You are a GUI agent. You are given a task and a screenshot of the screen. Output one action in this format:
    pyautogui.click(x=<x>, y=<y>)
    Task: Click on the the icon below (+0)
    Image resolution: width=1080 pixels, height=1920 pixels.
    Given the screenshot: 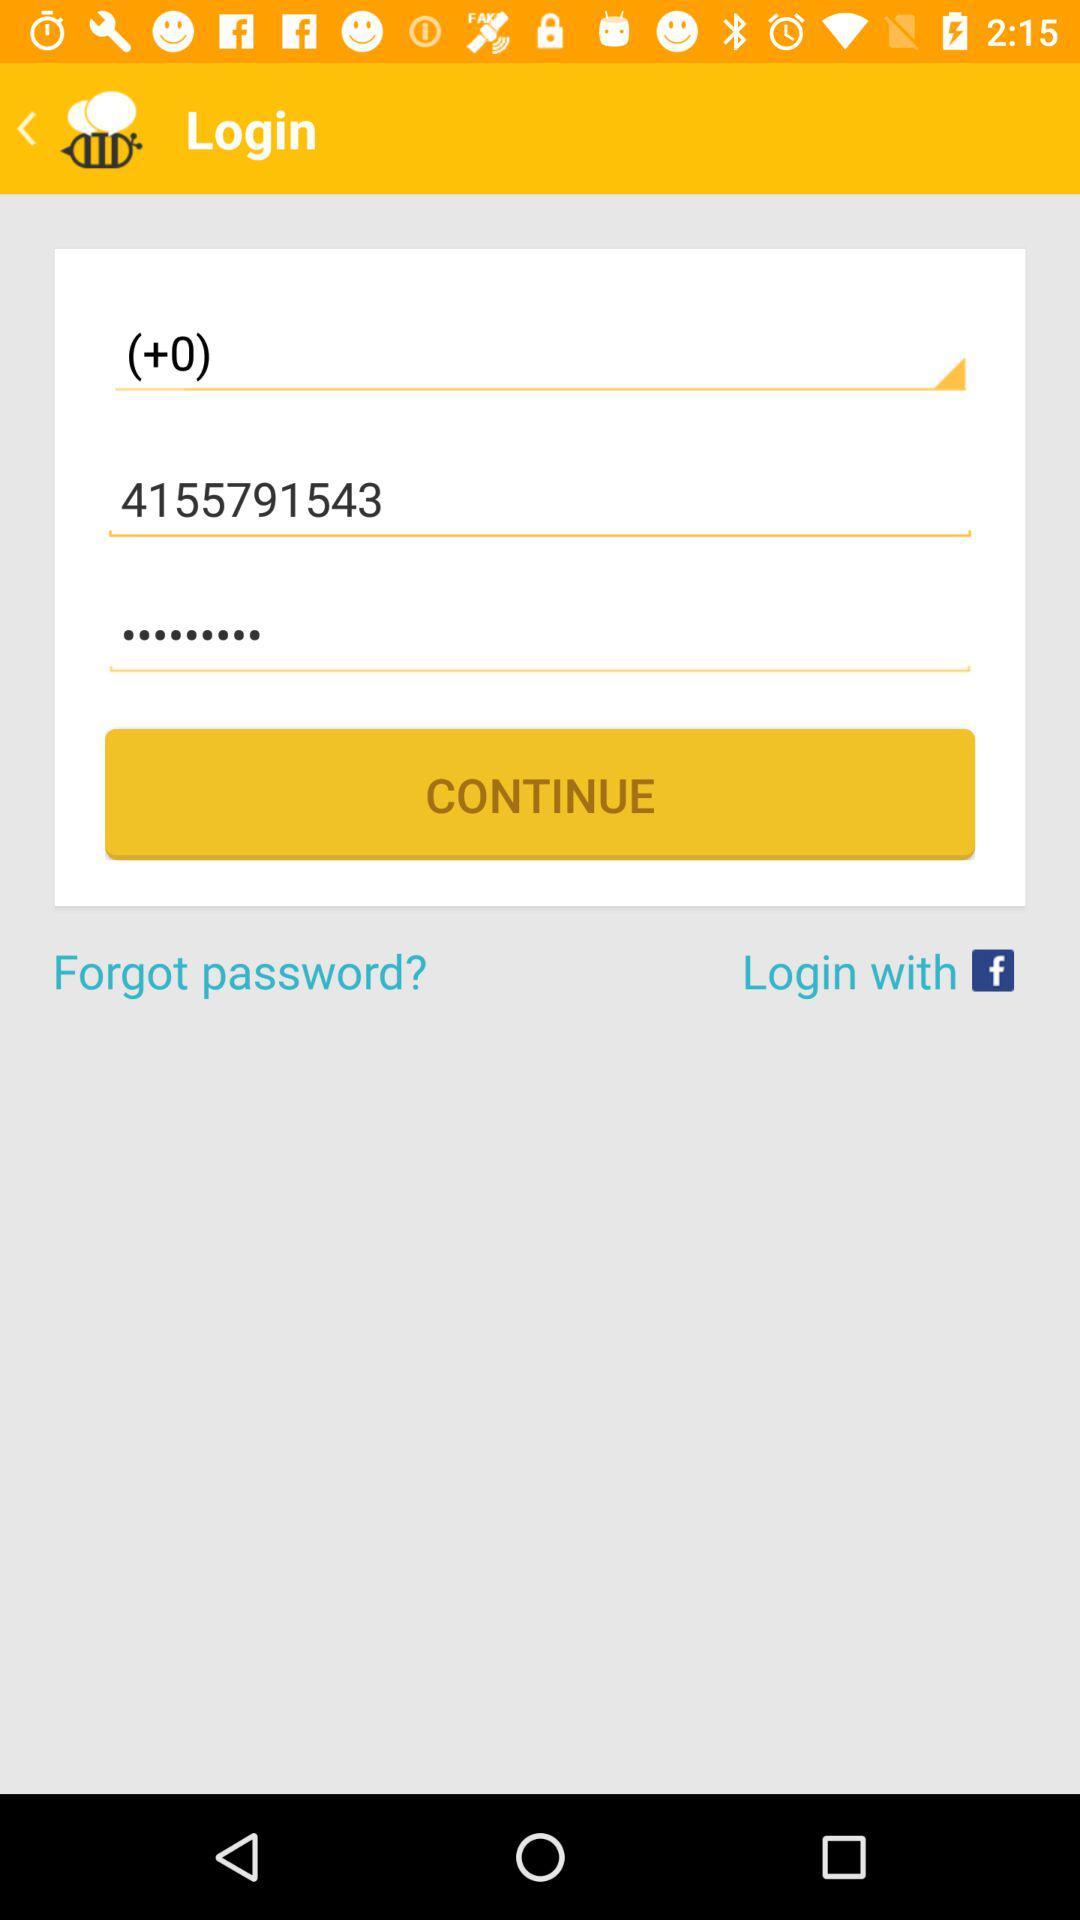 What is the action you would take?
    pyautogui.click(x=540, y=499)
    